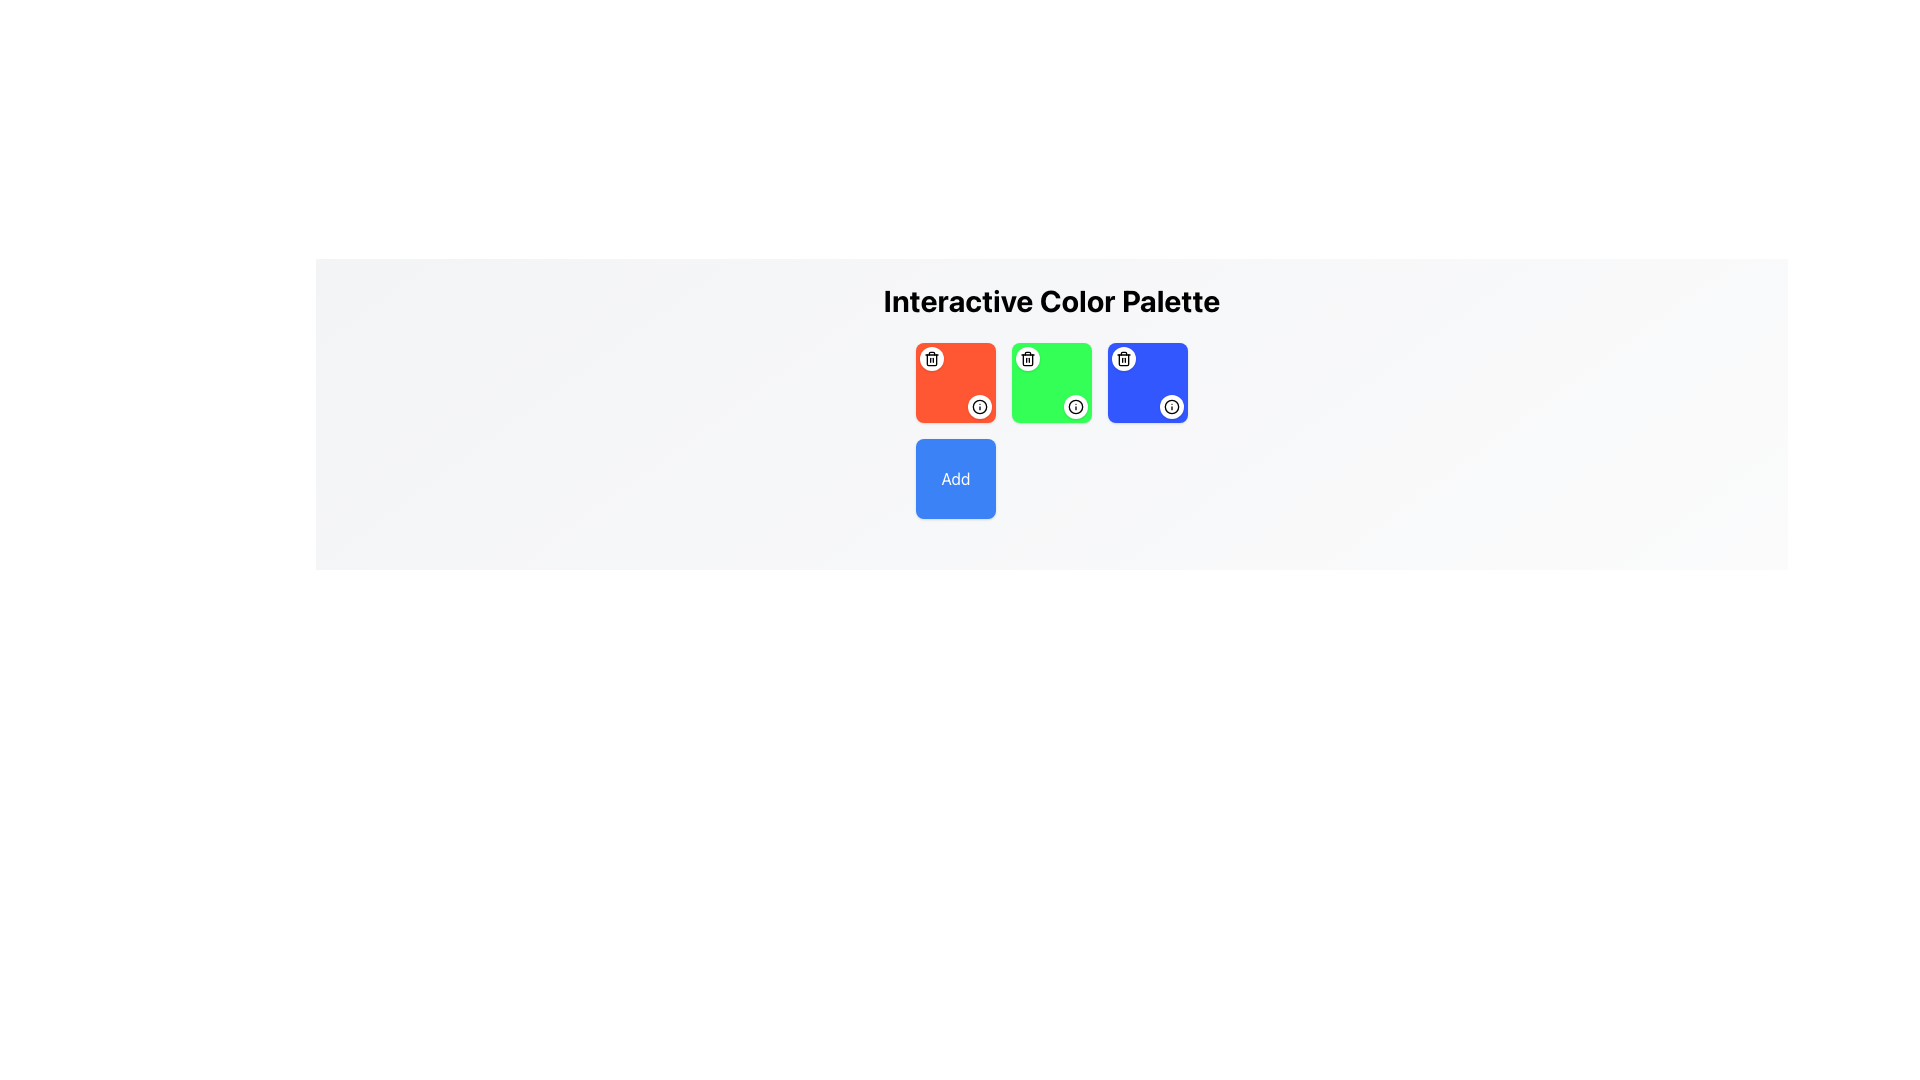 This screenshot has width=1920, height=1080. What do you see at coordinates (1027, 357) in the screenshot?
I see `the trash icon button, which is a minimalistic outlined trash can situated in the top-left area of a green tile` at bounding box center [1027, 357].